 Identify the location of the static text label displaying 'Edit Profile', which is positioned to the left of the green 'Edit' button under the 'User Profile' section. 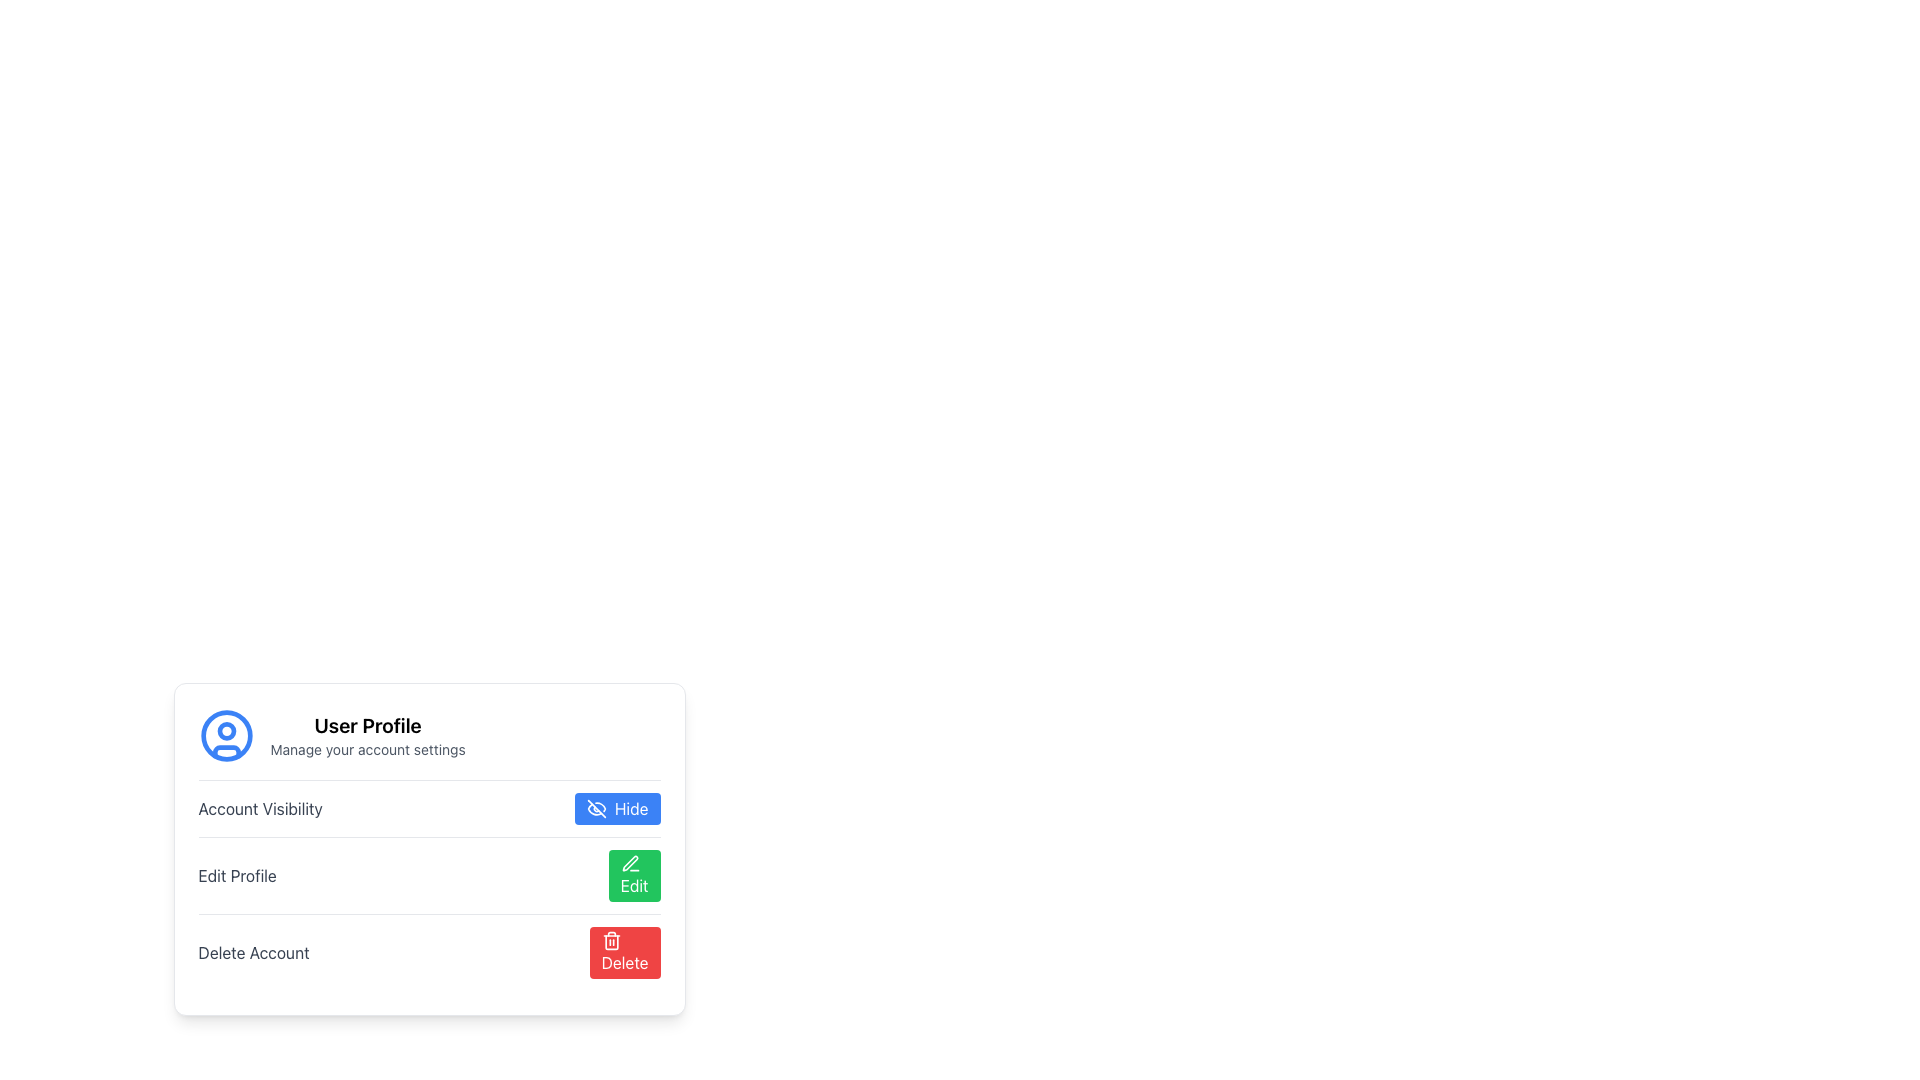
(237, 874).